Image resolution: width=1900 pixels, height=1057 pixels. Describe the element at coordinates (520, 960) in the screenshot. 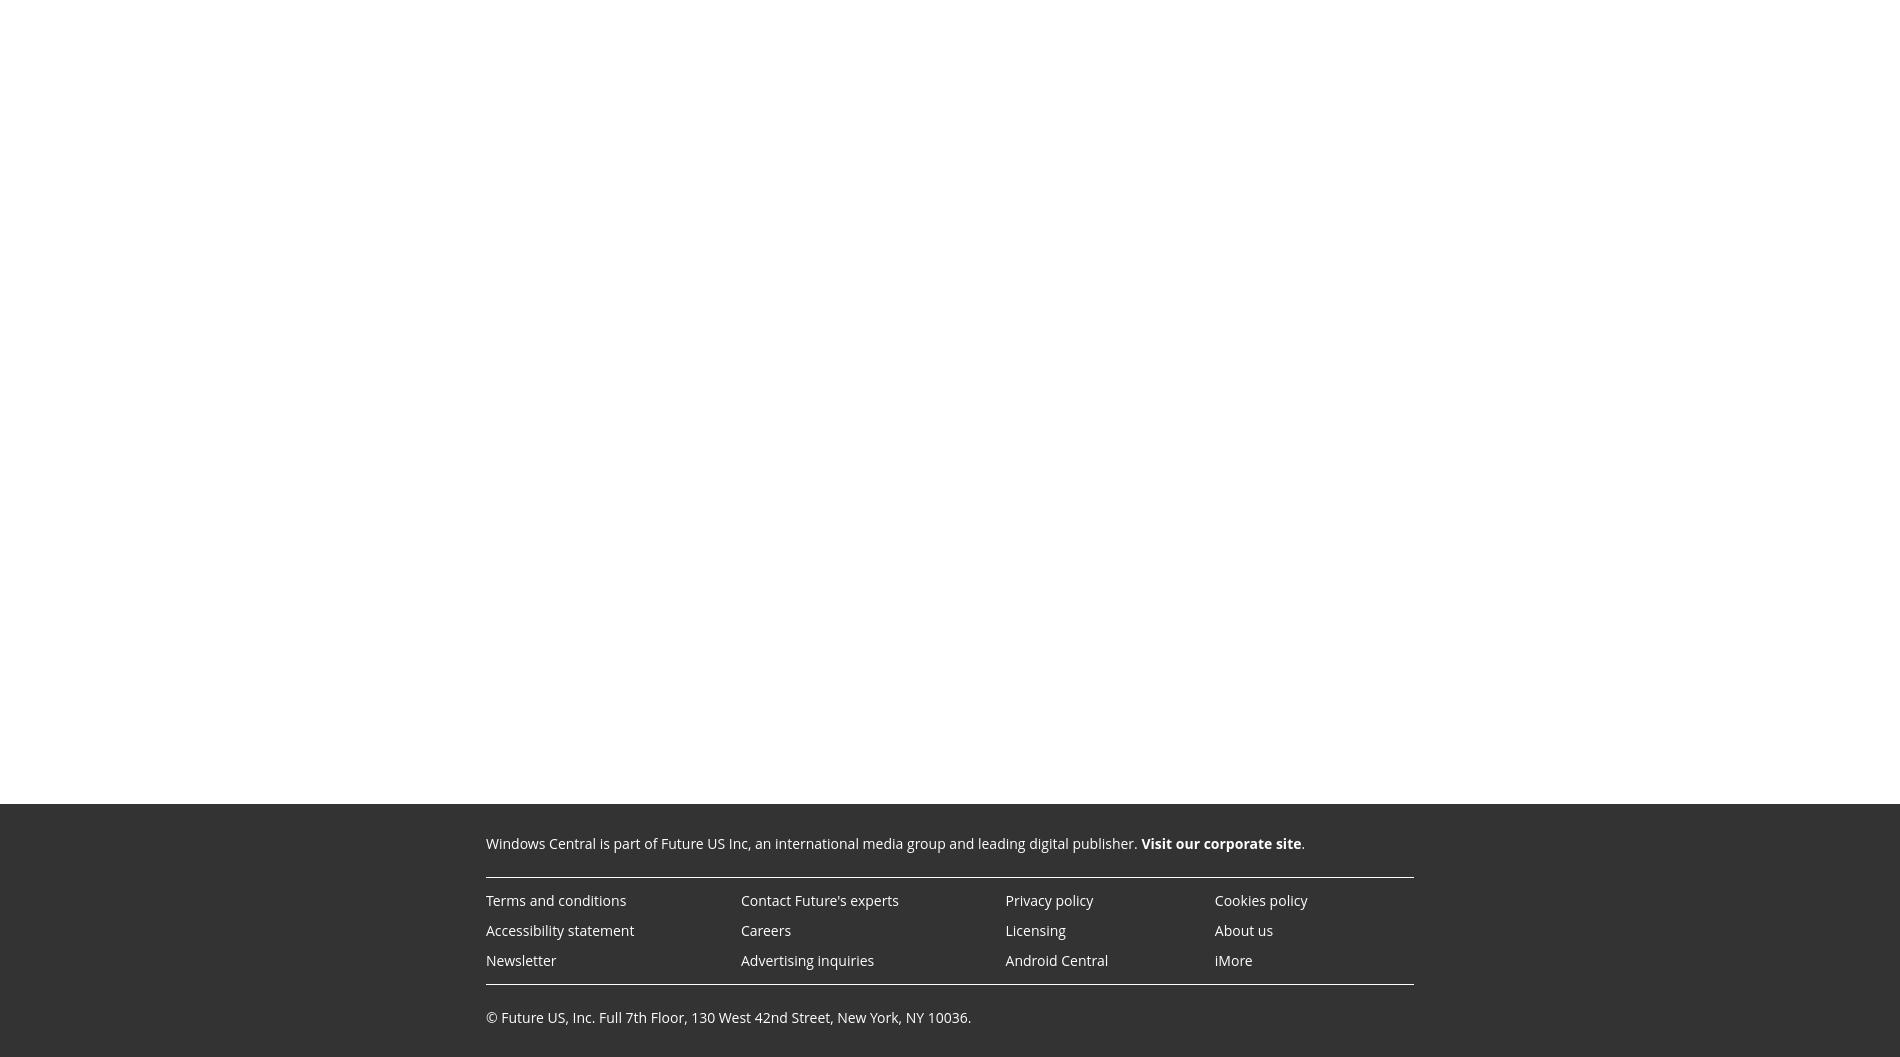

I see `'Newsletter'` at that location.